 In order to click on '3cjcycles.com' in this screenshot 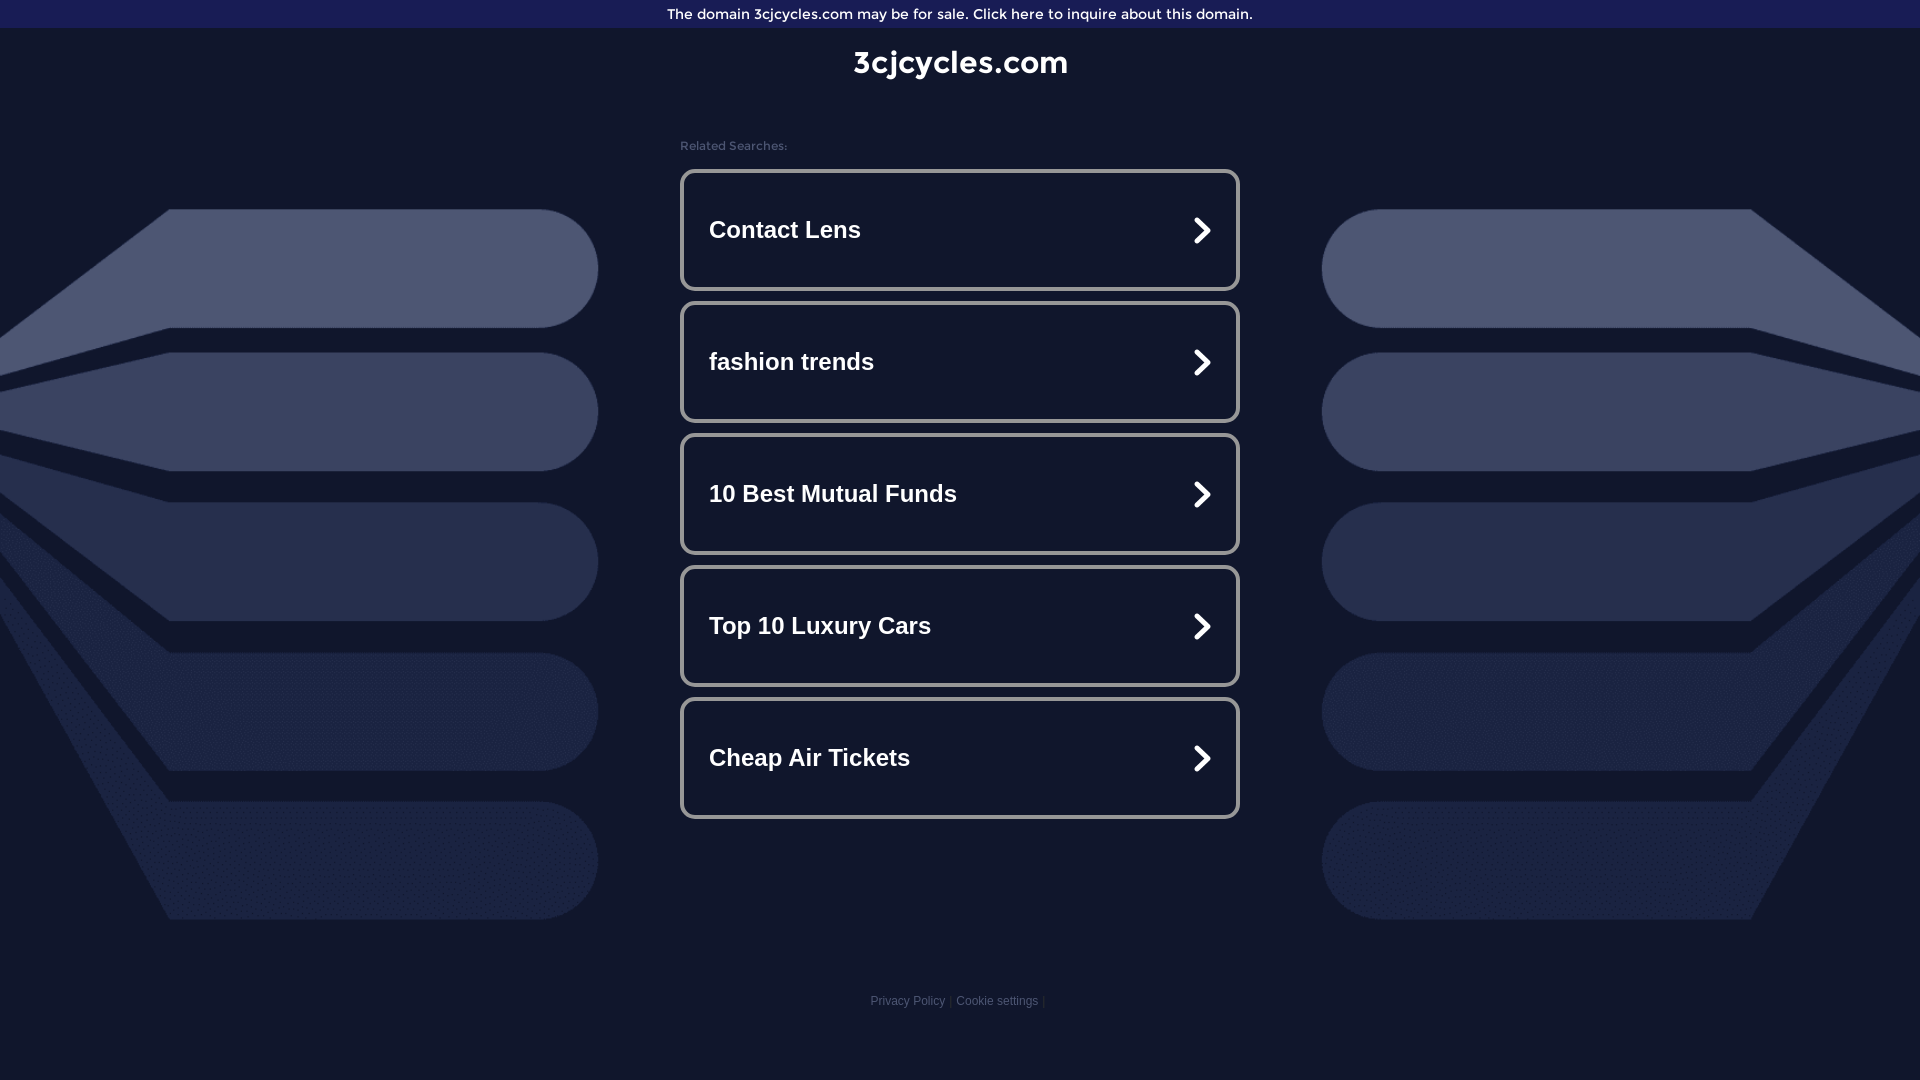, I will do `click(958, 61)`.